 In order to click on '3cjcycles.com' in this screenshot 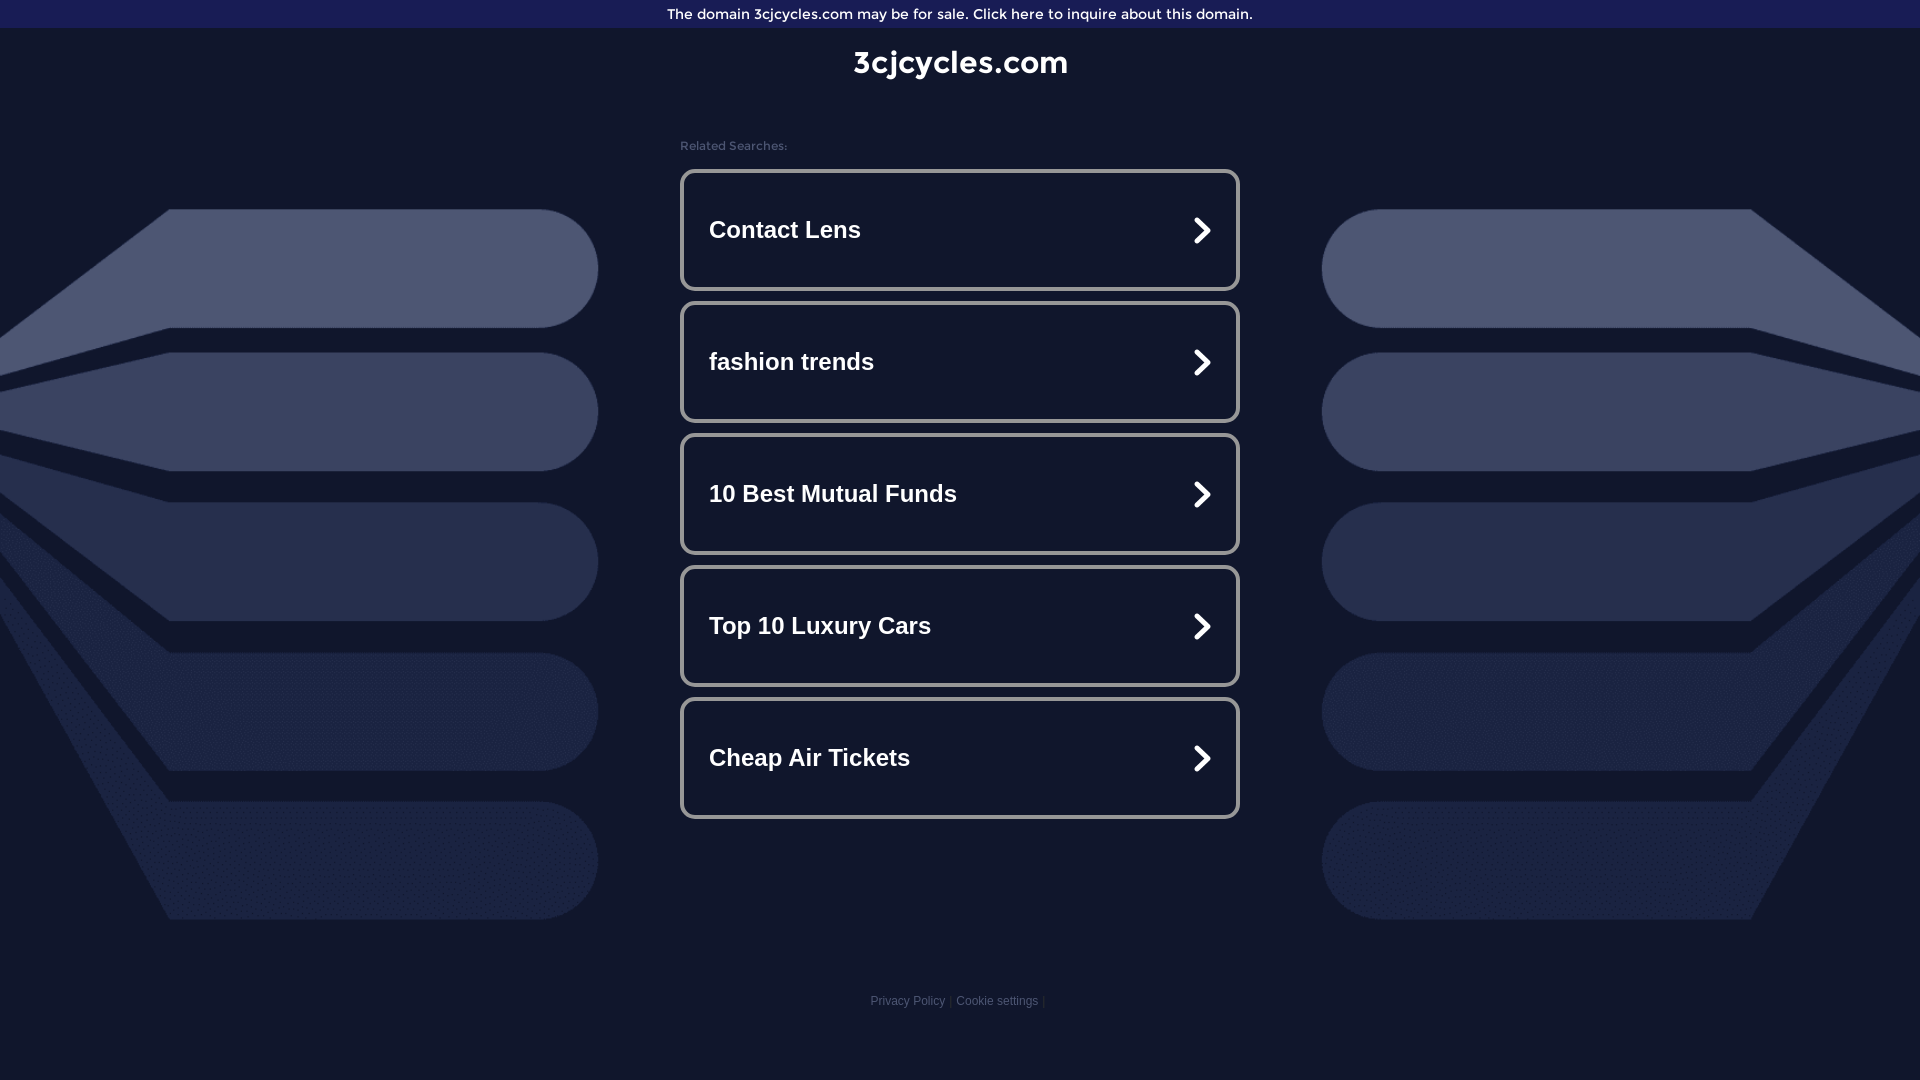, I will do `click(958, 61)`.